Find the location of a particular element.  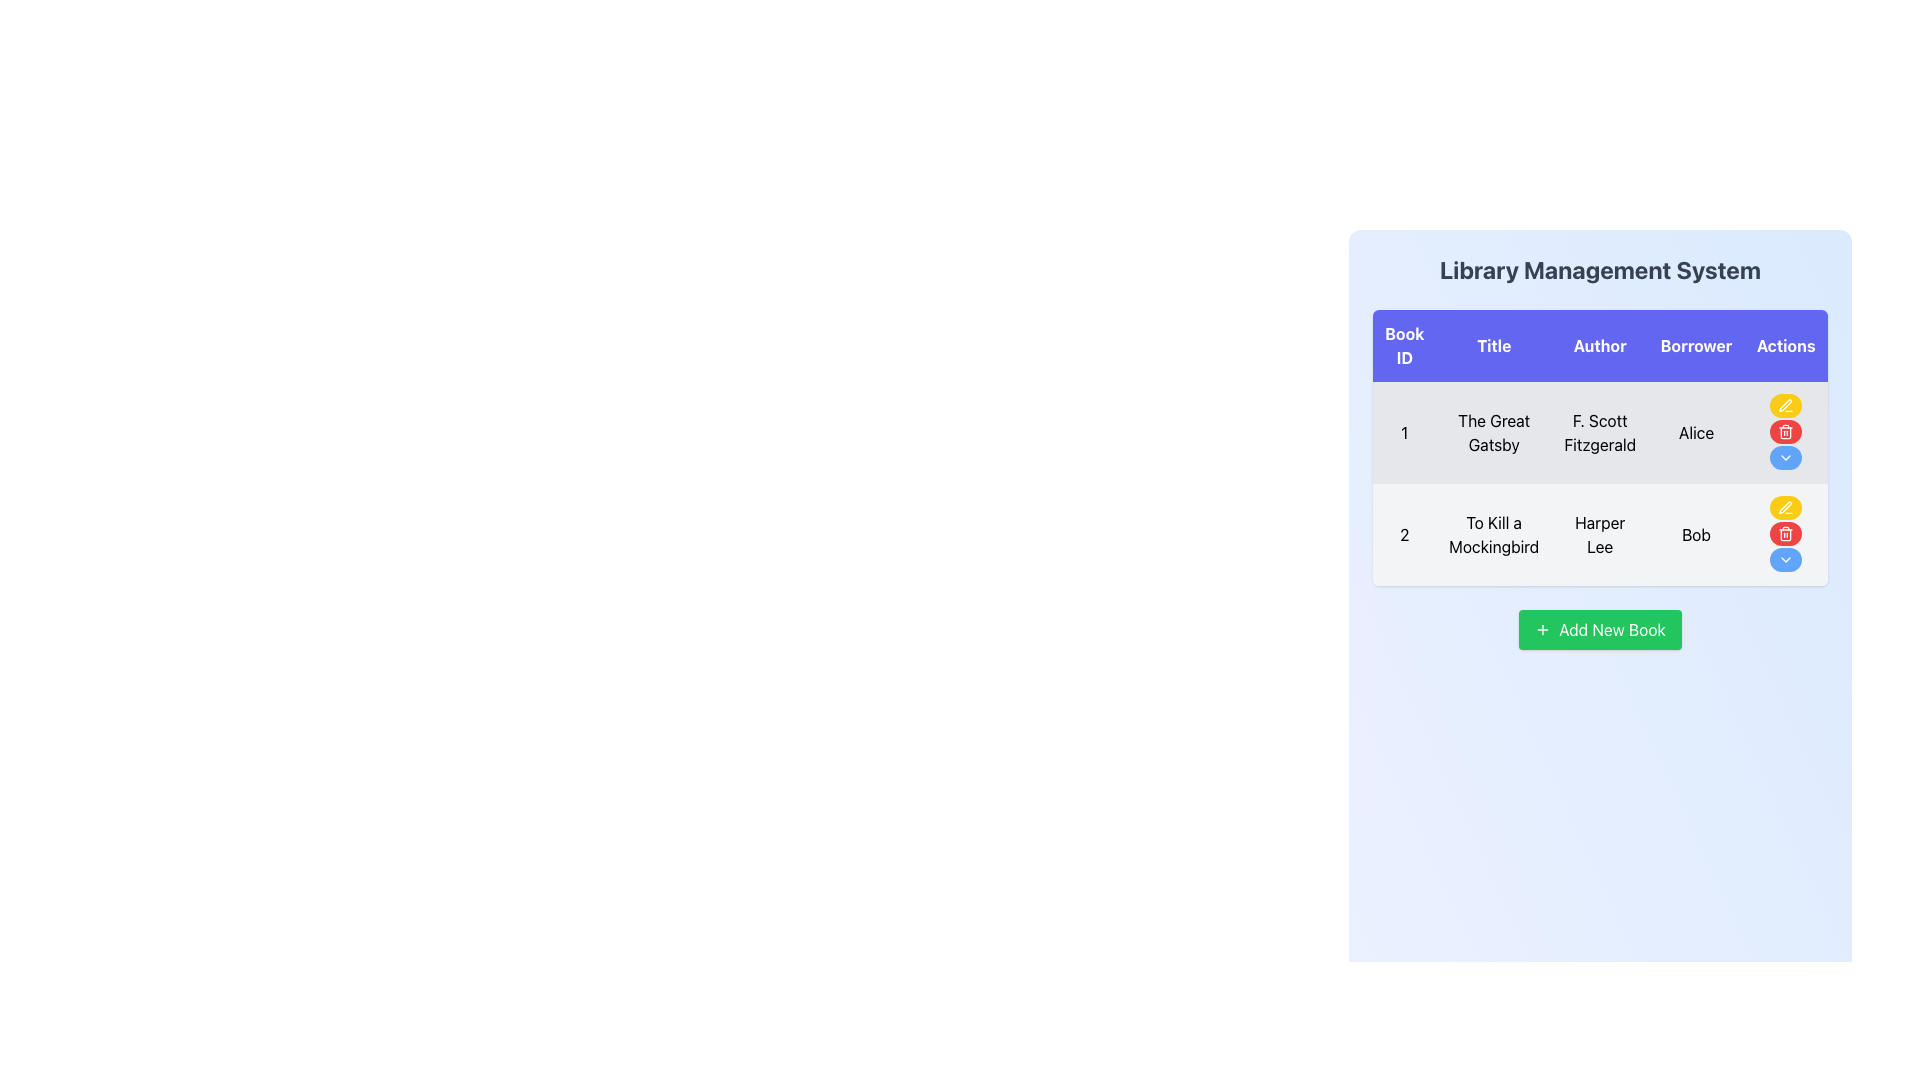

the circular button with a blue background and a white chevron pointing downwards located in the 'Actions' column of the second row is located at coordinates (1786, 559).